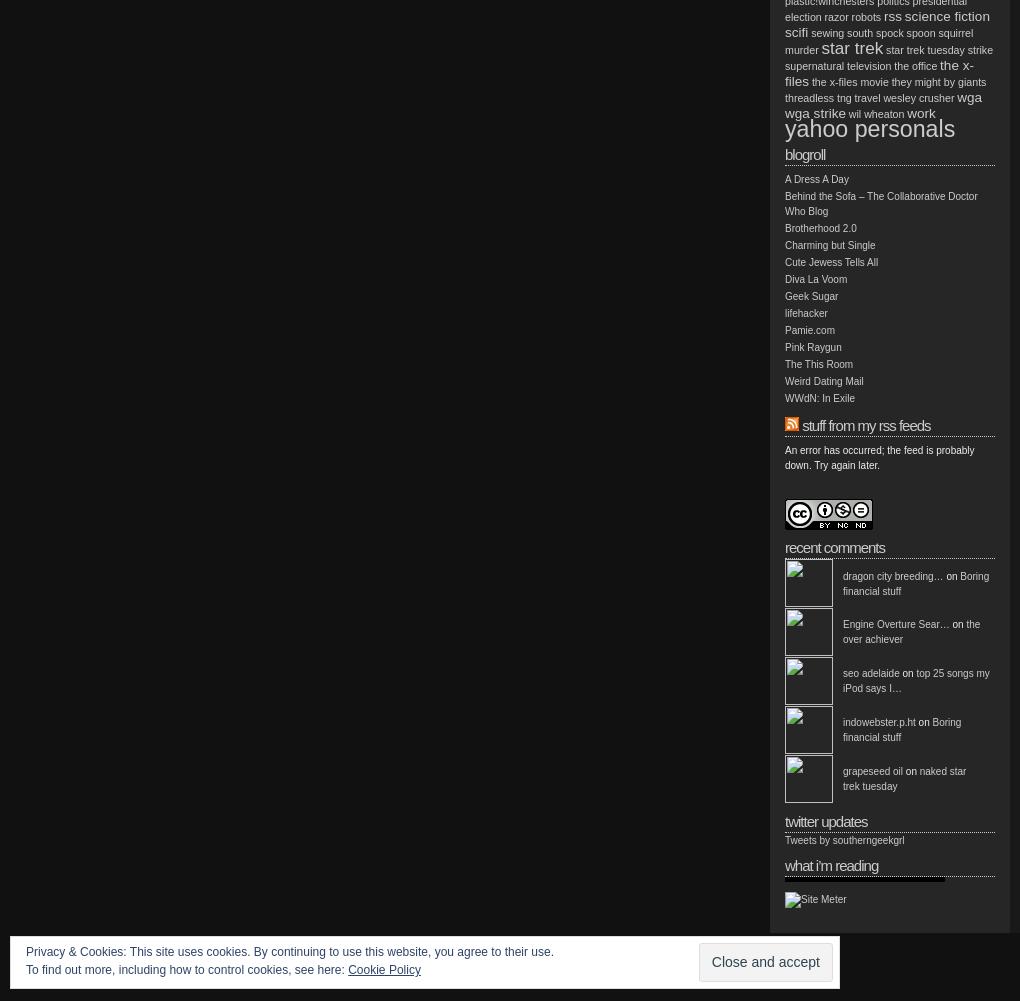 This screenshot has height=1001, width=1020. I want to click on 'squirrel murder', so click(783, 41).